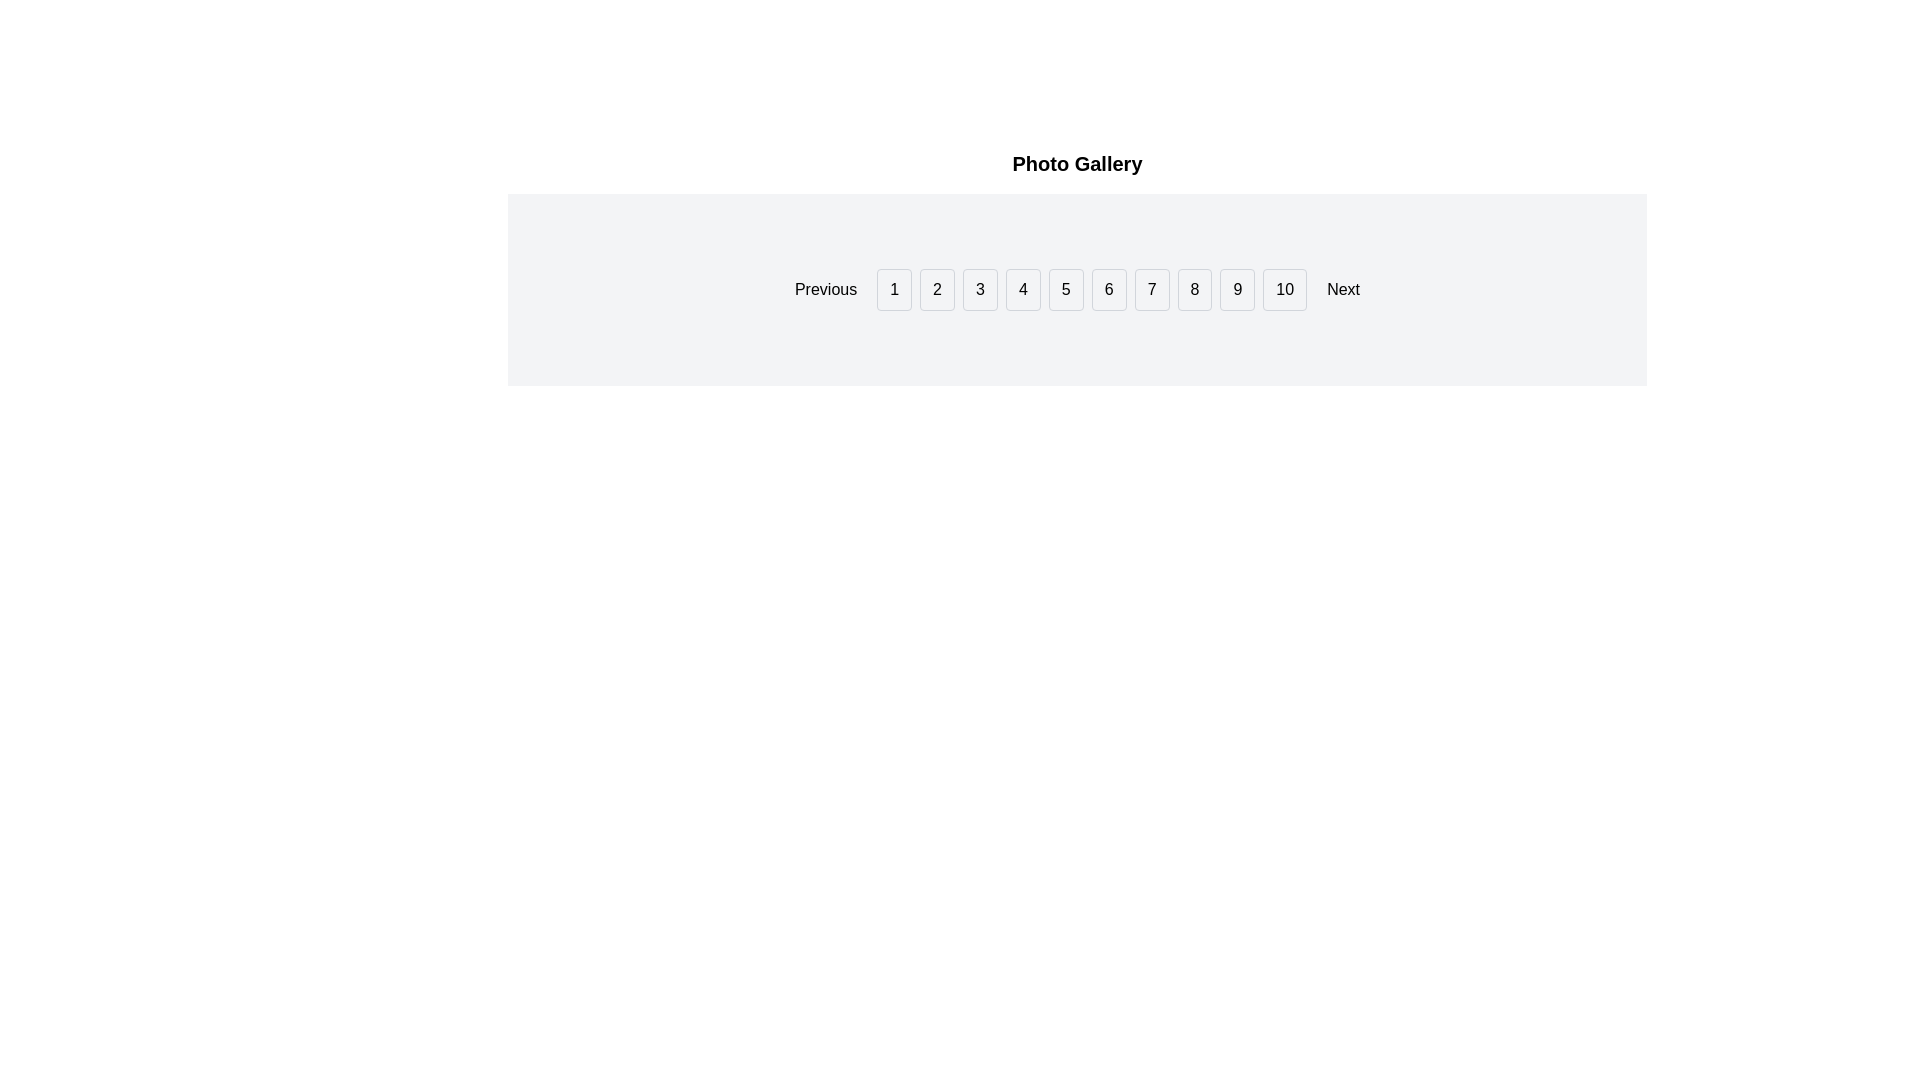  What do you see at coordinates (825, 289) in the screenshot?
I see `the first button on the left` at bounding box center [825, 289].